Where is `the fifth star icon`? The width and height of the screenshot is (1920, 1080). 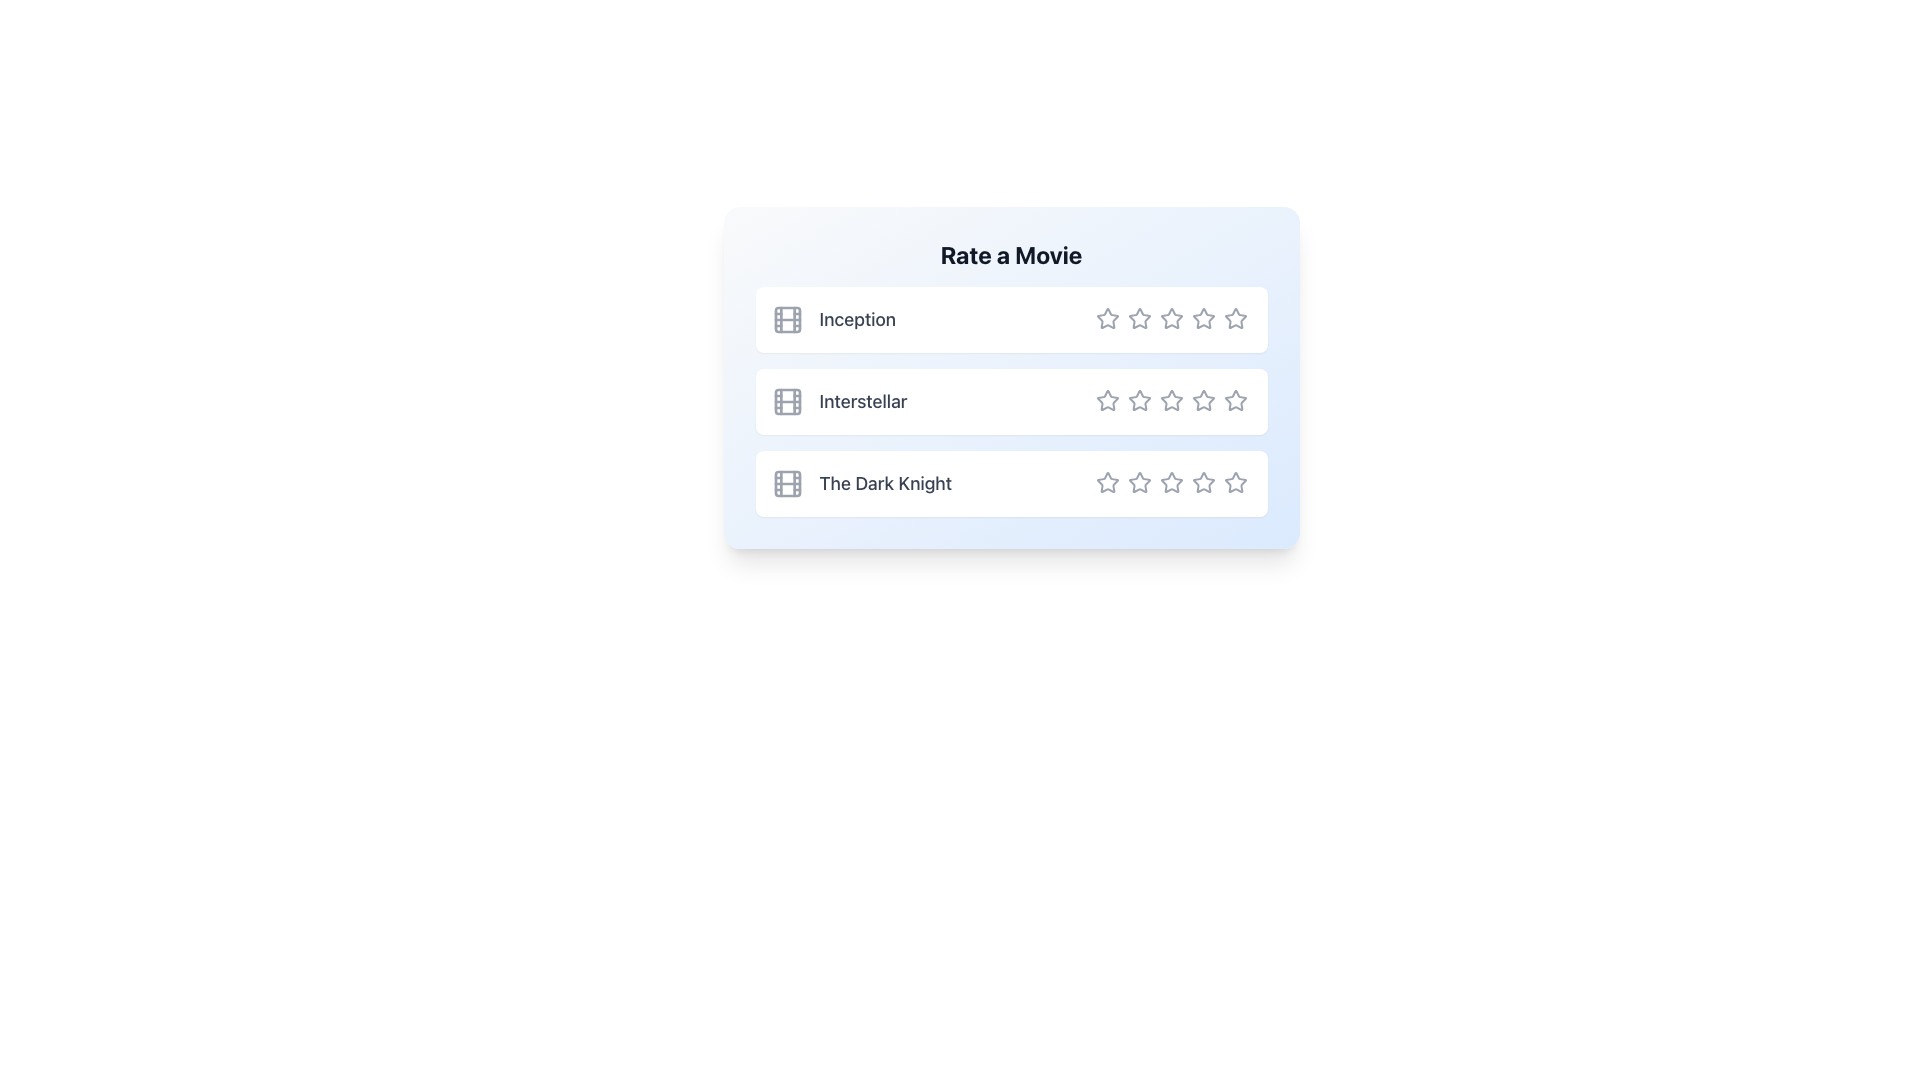 the fifth star icon is located at coordinates (1233, 482).